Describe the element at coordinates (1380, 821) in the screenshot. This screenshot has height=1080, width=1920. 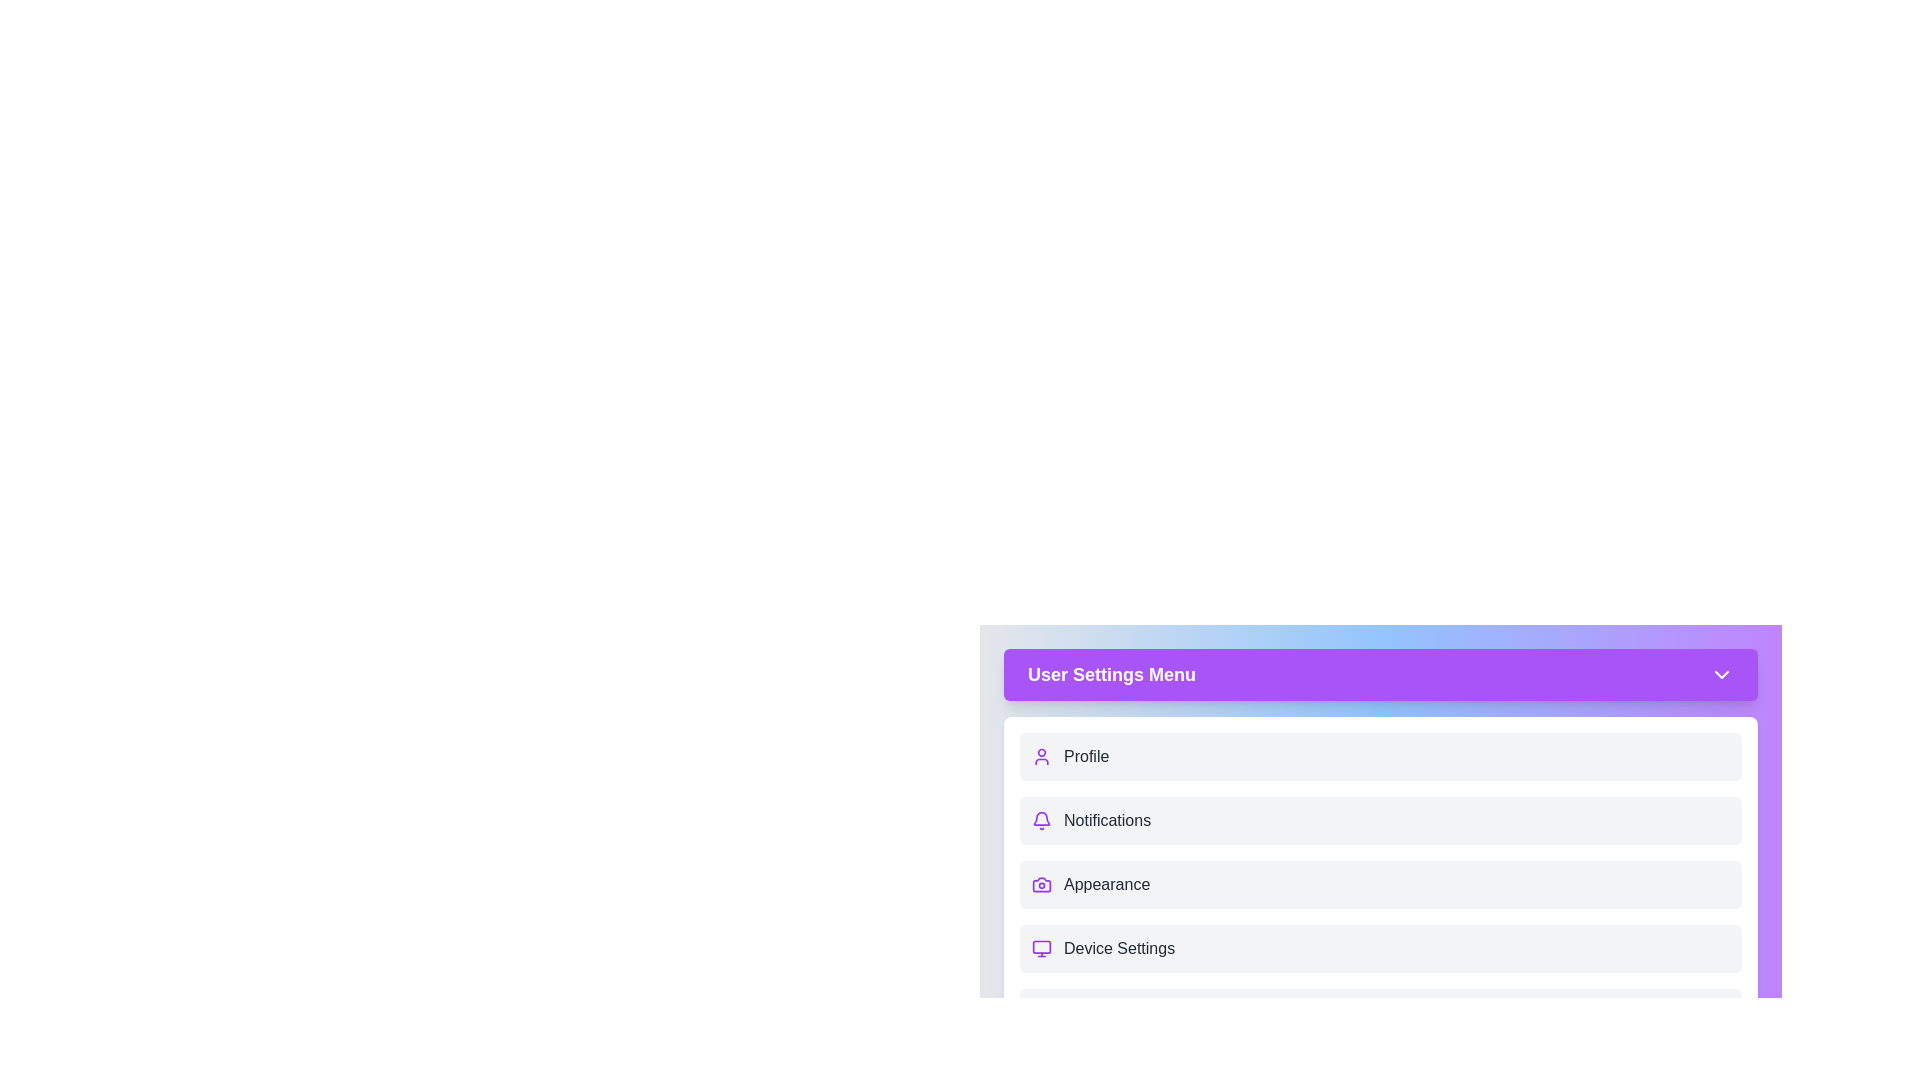
I see `the menu item Notifications from the User Settings Menu` at that location.